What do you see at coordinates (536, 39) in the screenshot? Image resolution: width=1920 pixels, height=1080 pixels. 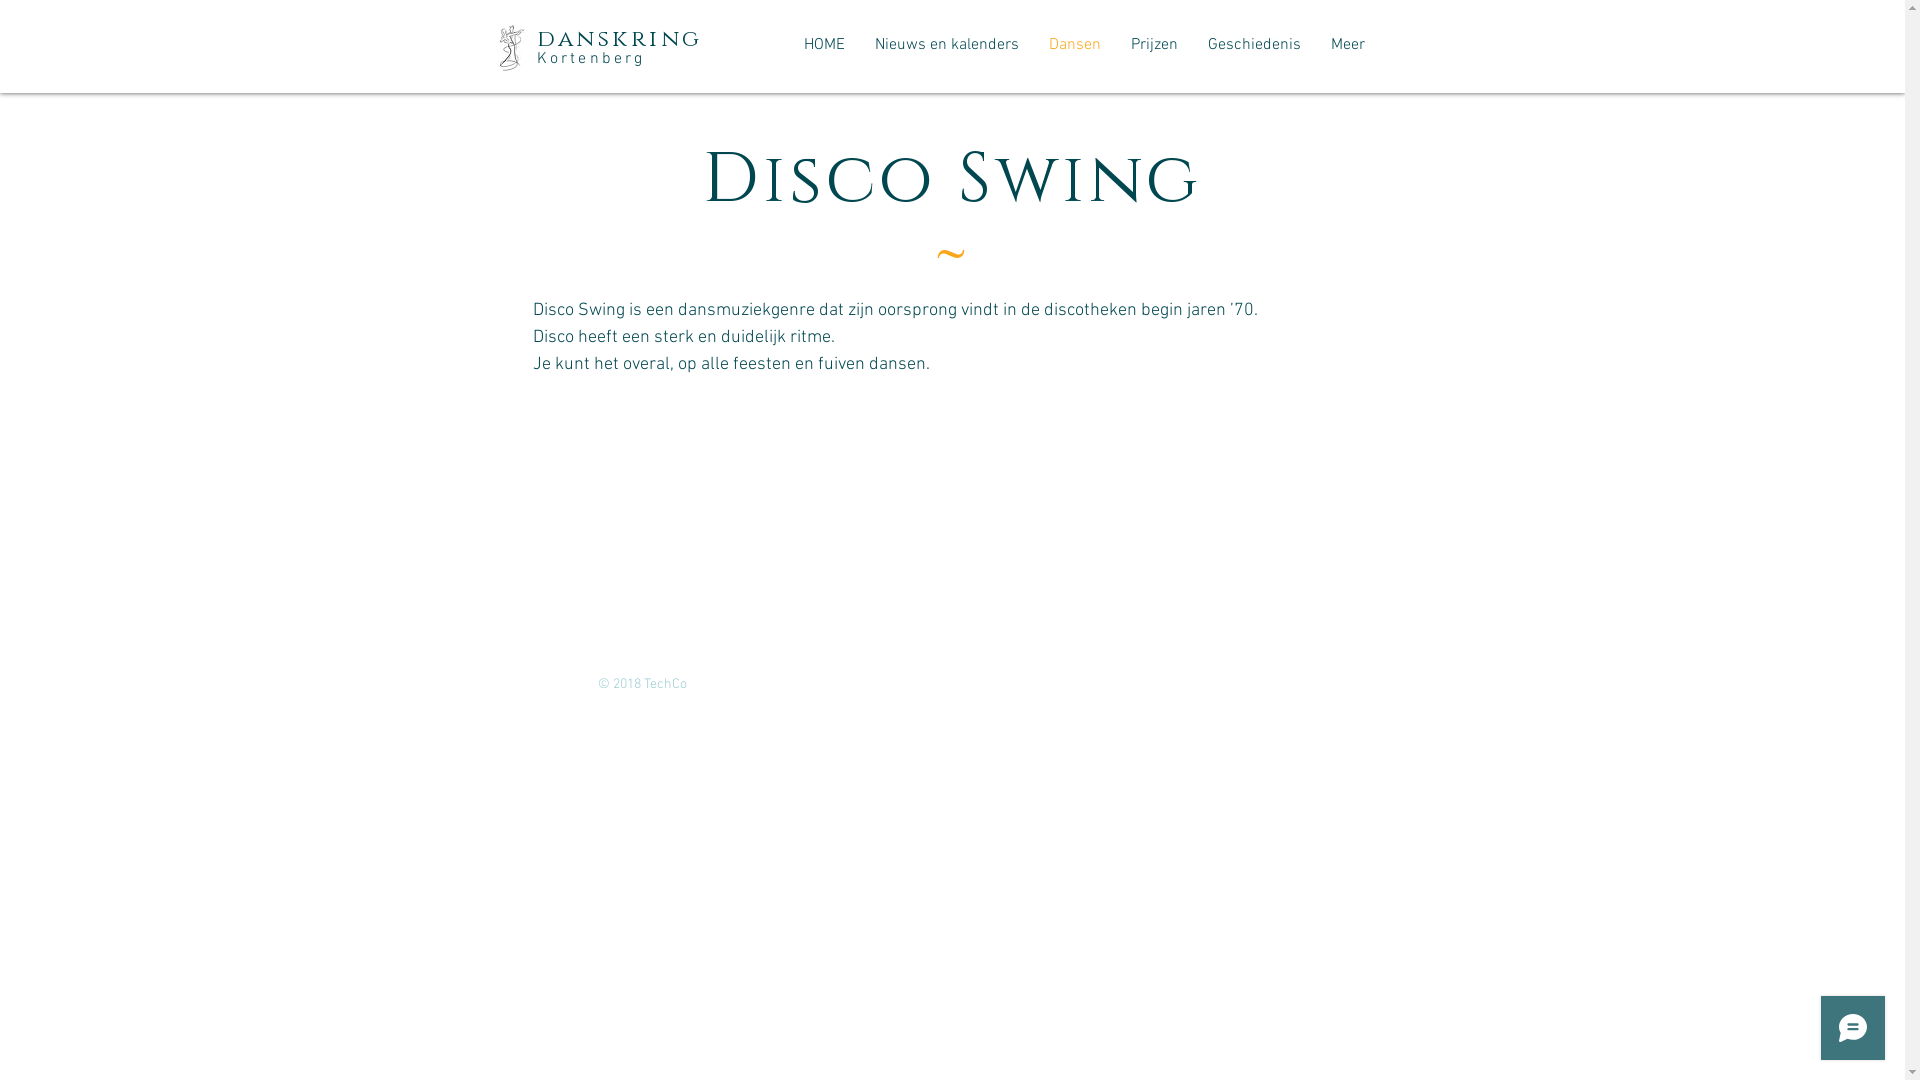 I see `'danskring'` at bounding box center [536, 39].